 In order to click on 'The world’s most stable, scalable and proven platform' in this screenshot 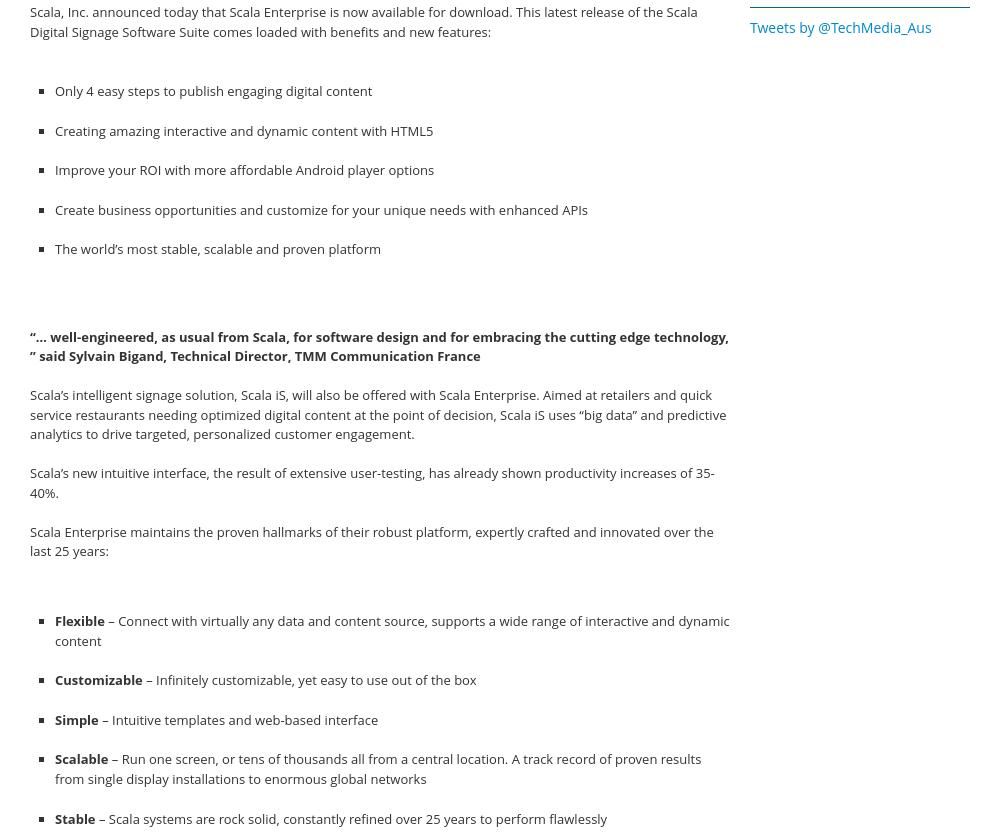, I will do `click(217, 248)`.